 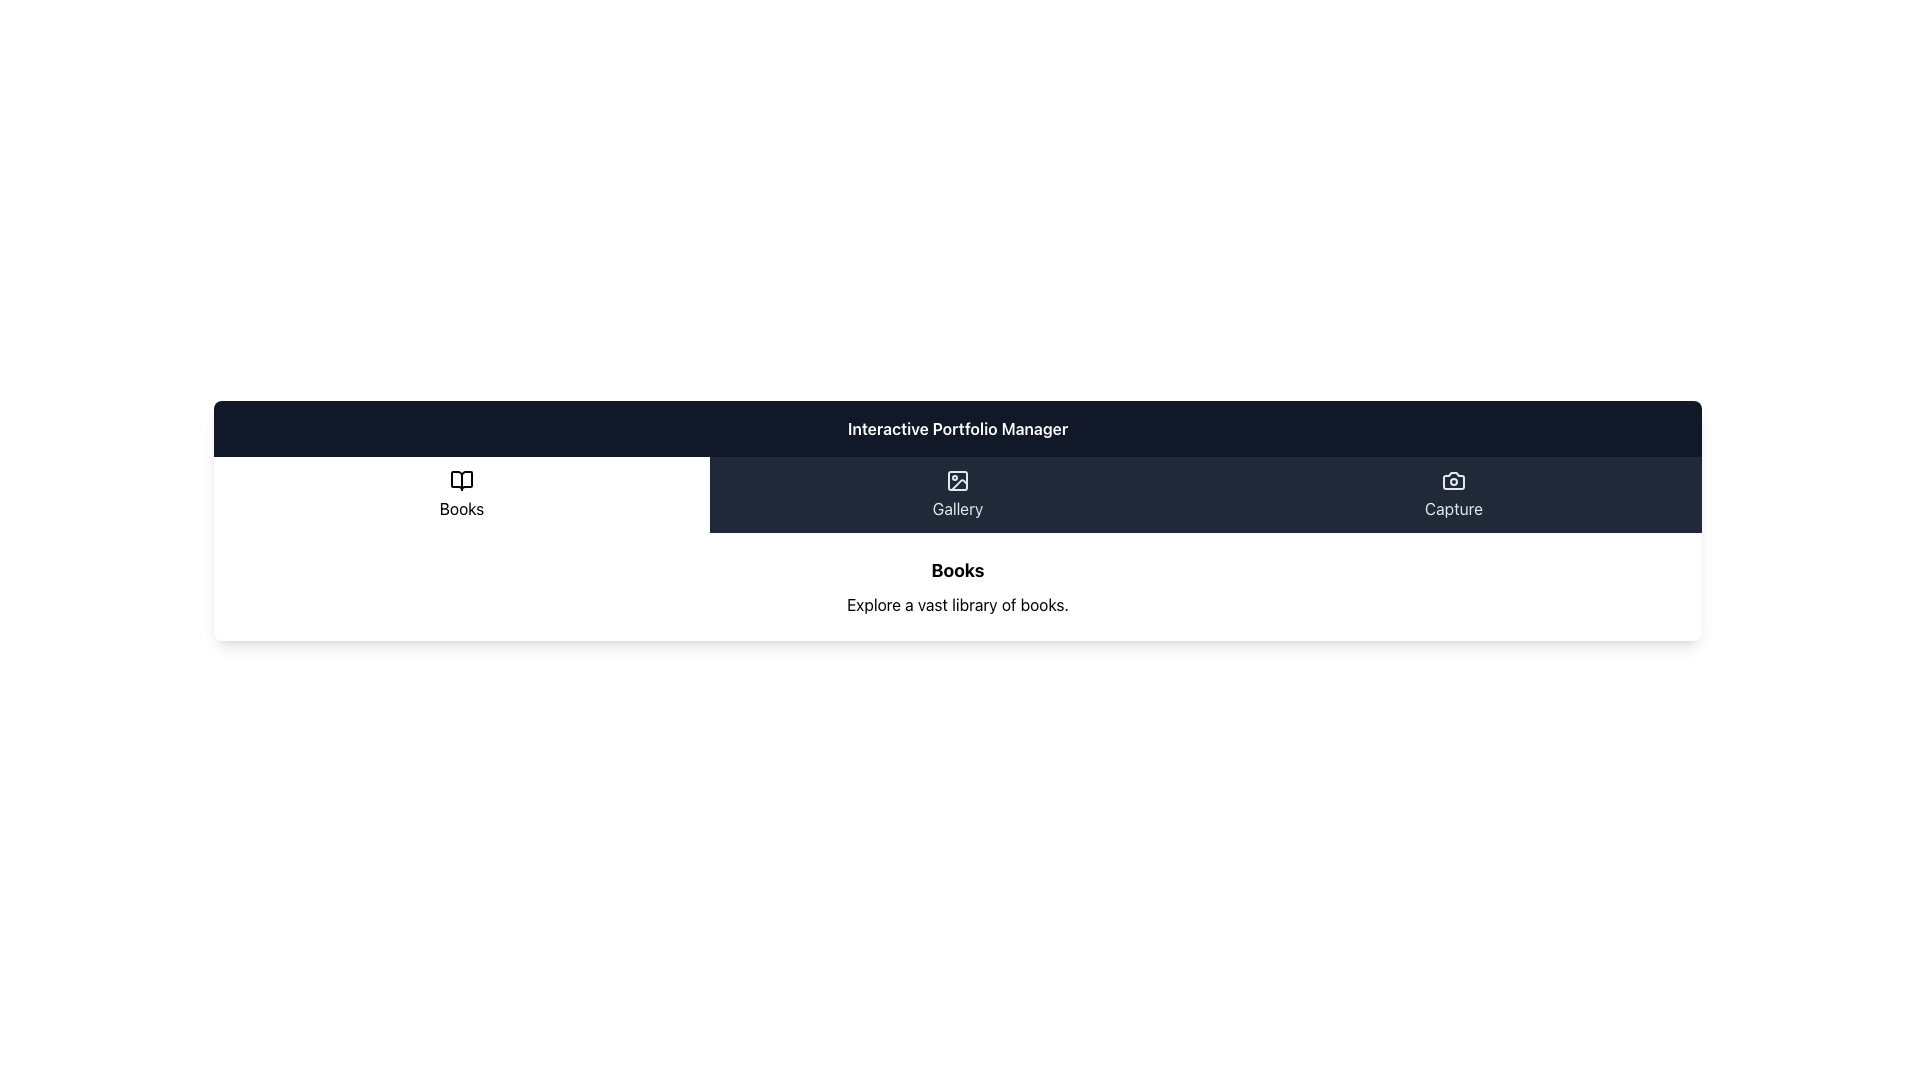 I want to click on the first interactive tile or button on the left side below the dark header bar titled 'Interactive Portfolio Manager', so click(x=460, y=494).